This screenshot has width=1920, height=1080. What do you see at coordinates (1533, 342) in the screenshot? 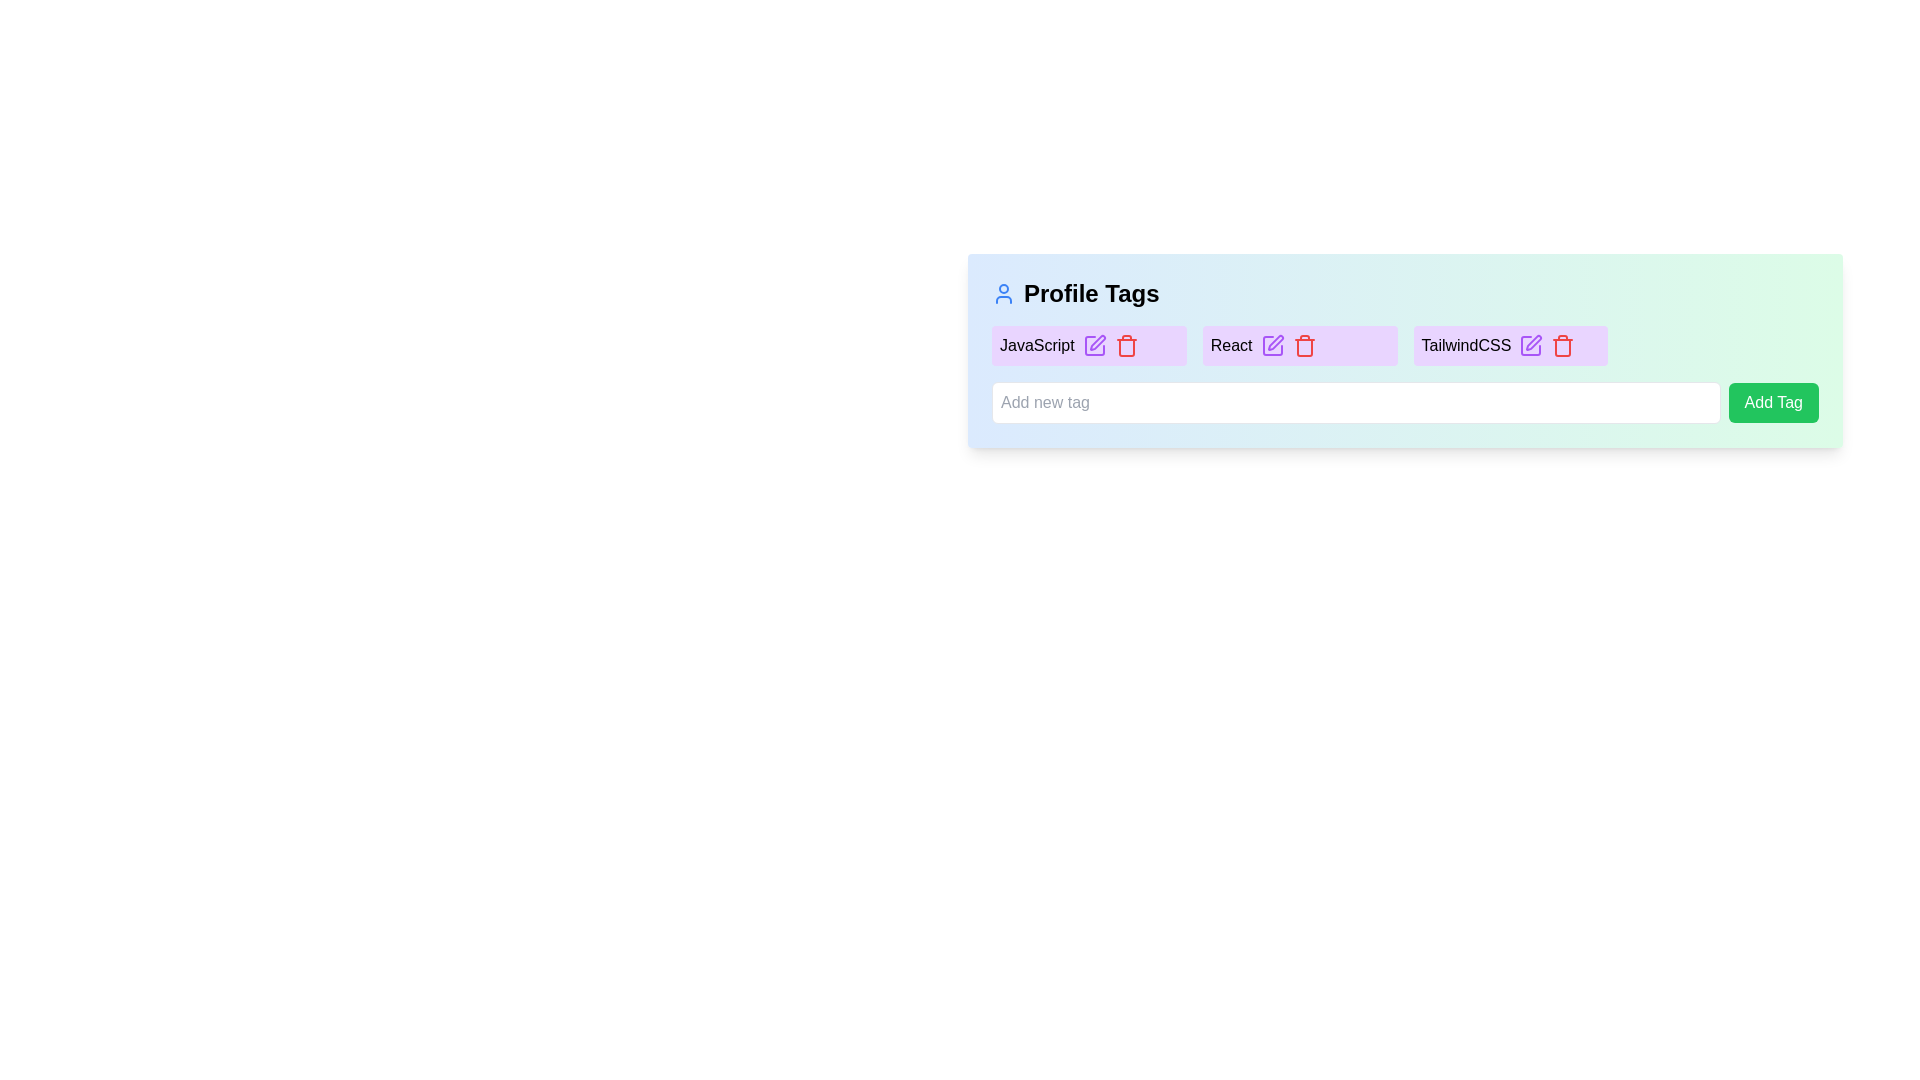
I see `the edit icon button located on the right side of the 'TailwindCSS' tag to initiate editing of the associated tag` at bounding box center [1533, 342].